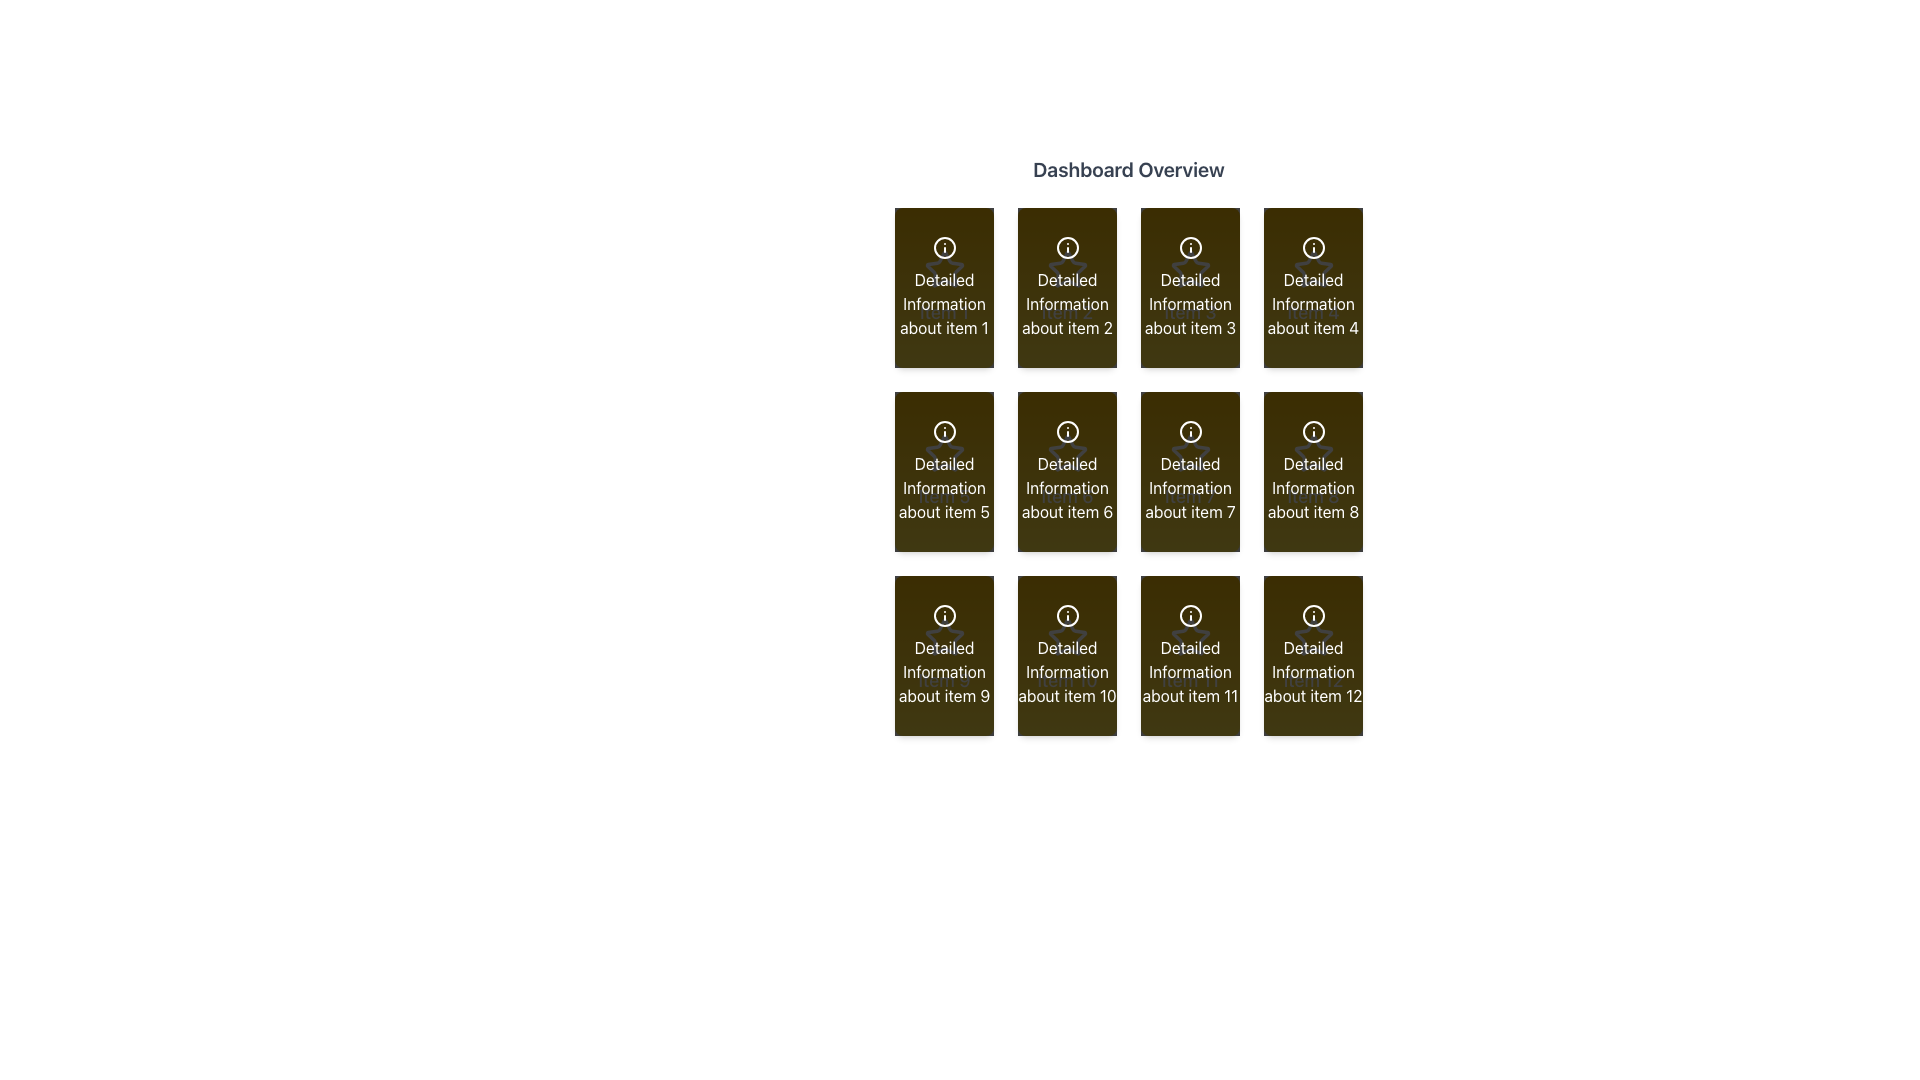 The height and width of the screenshot is (1080, 1920). What do you see at coordinates (943, 615) in the screenshot?
I see `the circle element that serves as part of the information icon, located in the ninth box of a 4x3 grid layout, providing details about item 9` at bounding box center [943, 615].